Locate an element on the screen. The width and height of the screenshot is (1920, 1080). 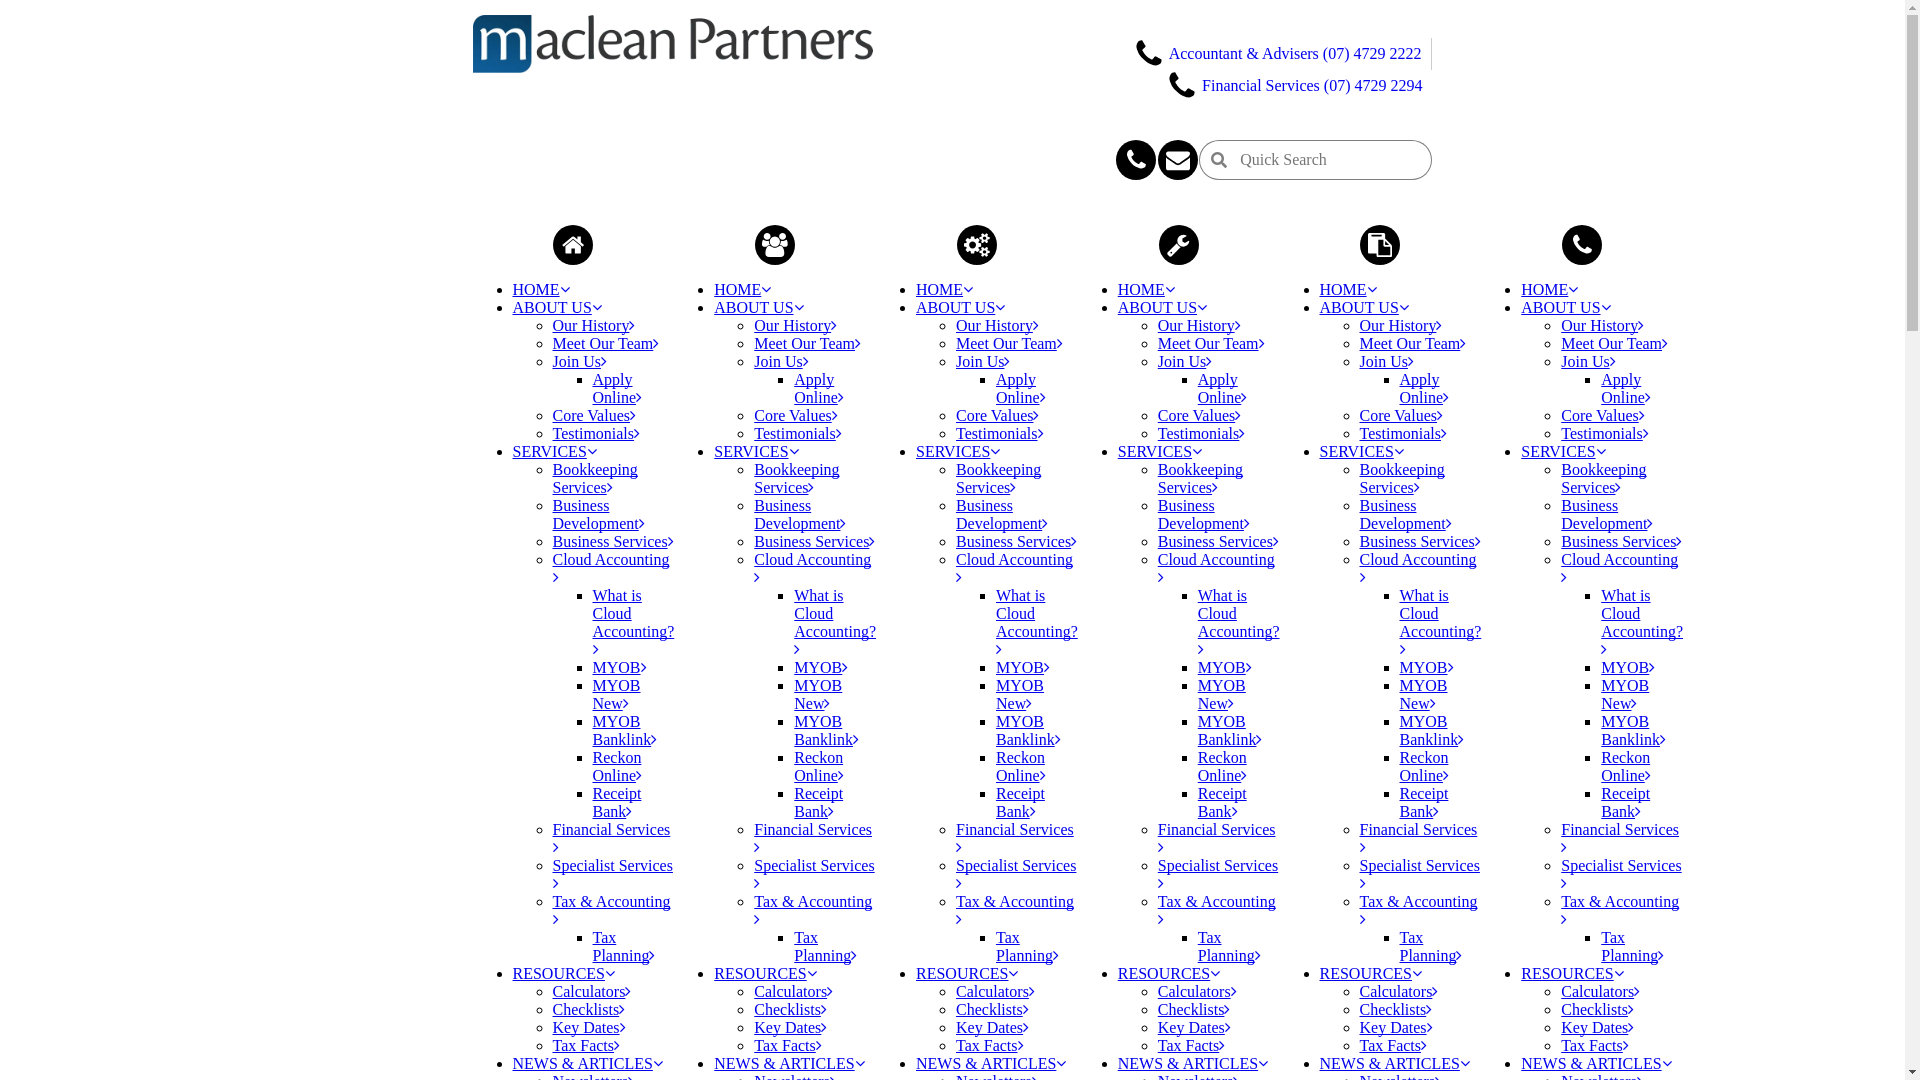
'Business Services' is located at coordinates (954, 541).